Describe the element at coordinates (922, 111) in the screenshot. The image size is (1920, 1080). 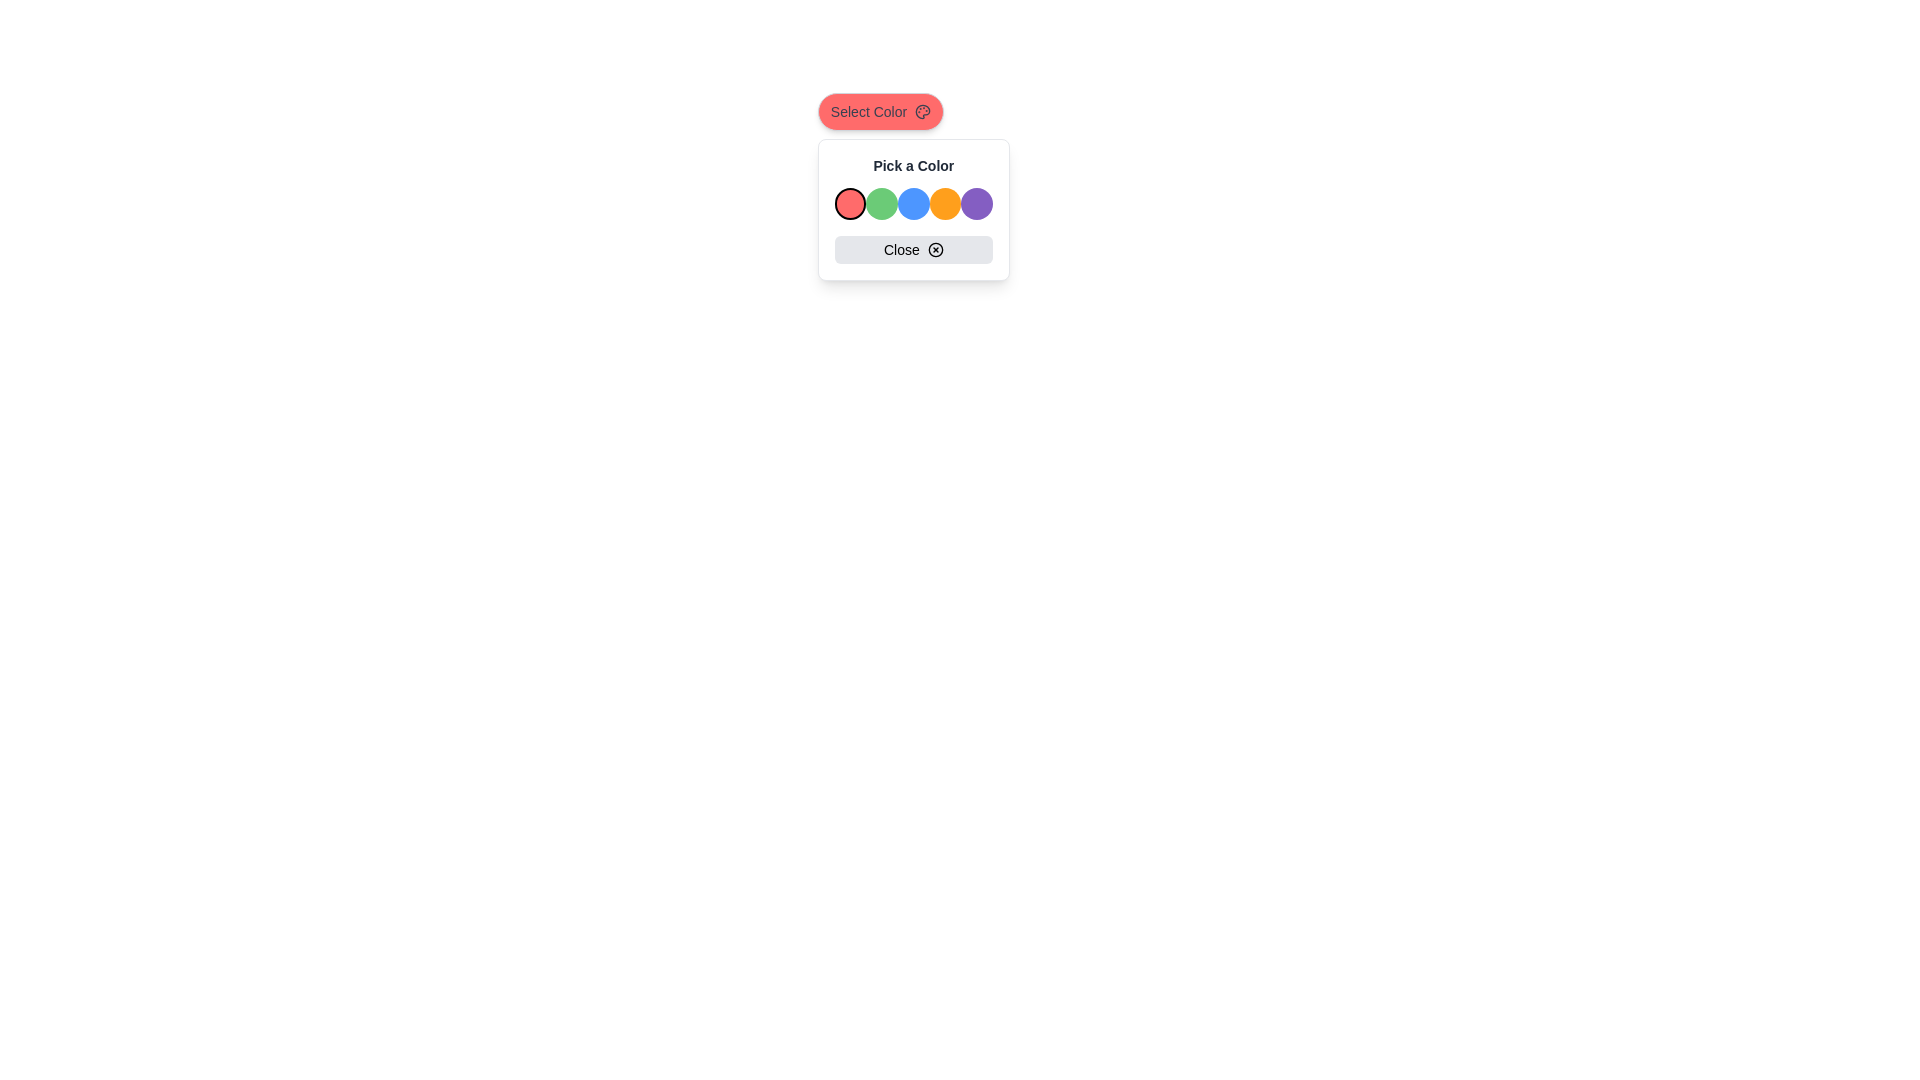
I see `the colorful palette icon located next to the 'Select Color' label in the interface` at that location.